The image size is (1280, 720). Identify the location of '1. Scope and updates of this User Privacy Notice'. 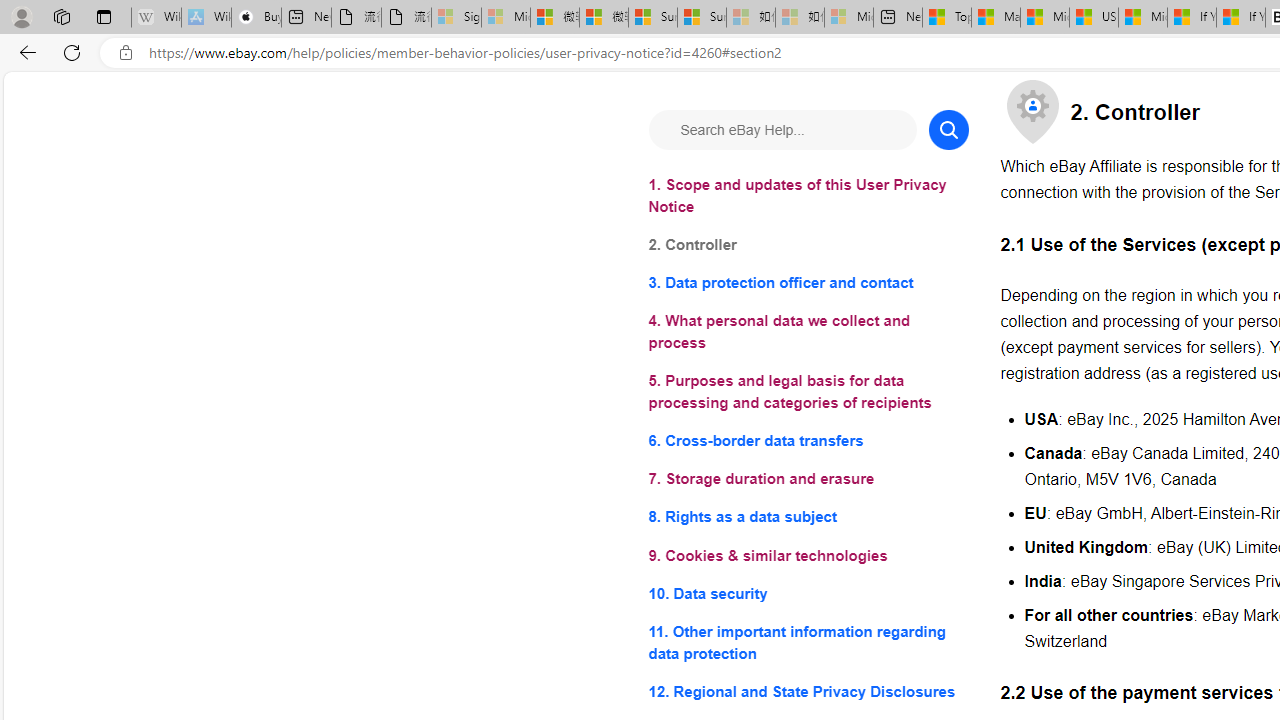
(808, 196).